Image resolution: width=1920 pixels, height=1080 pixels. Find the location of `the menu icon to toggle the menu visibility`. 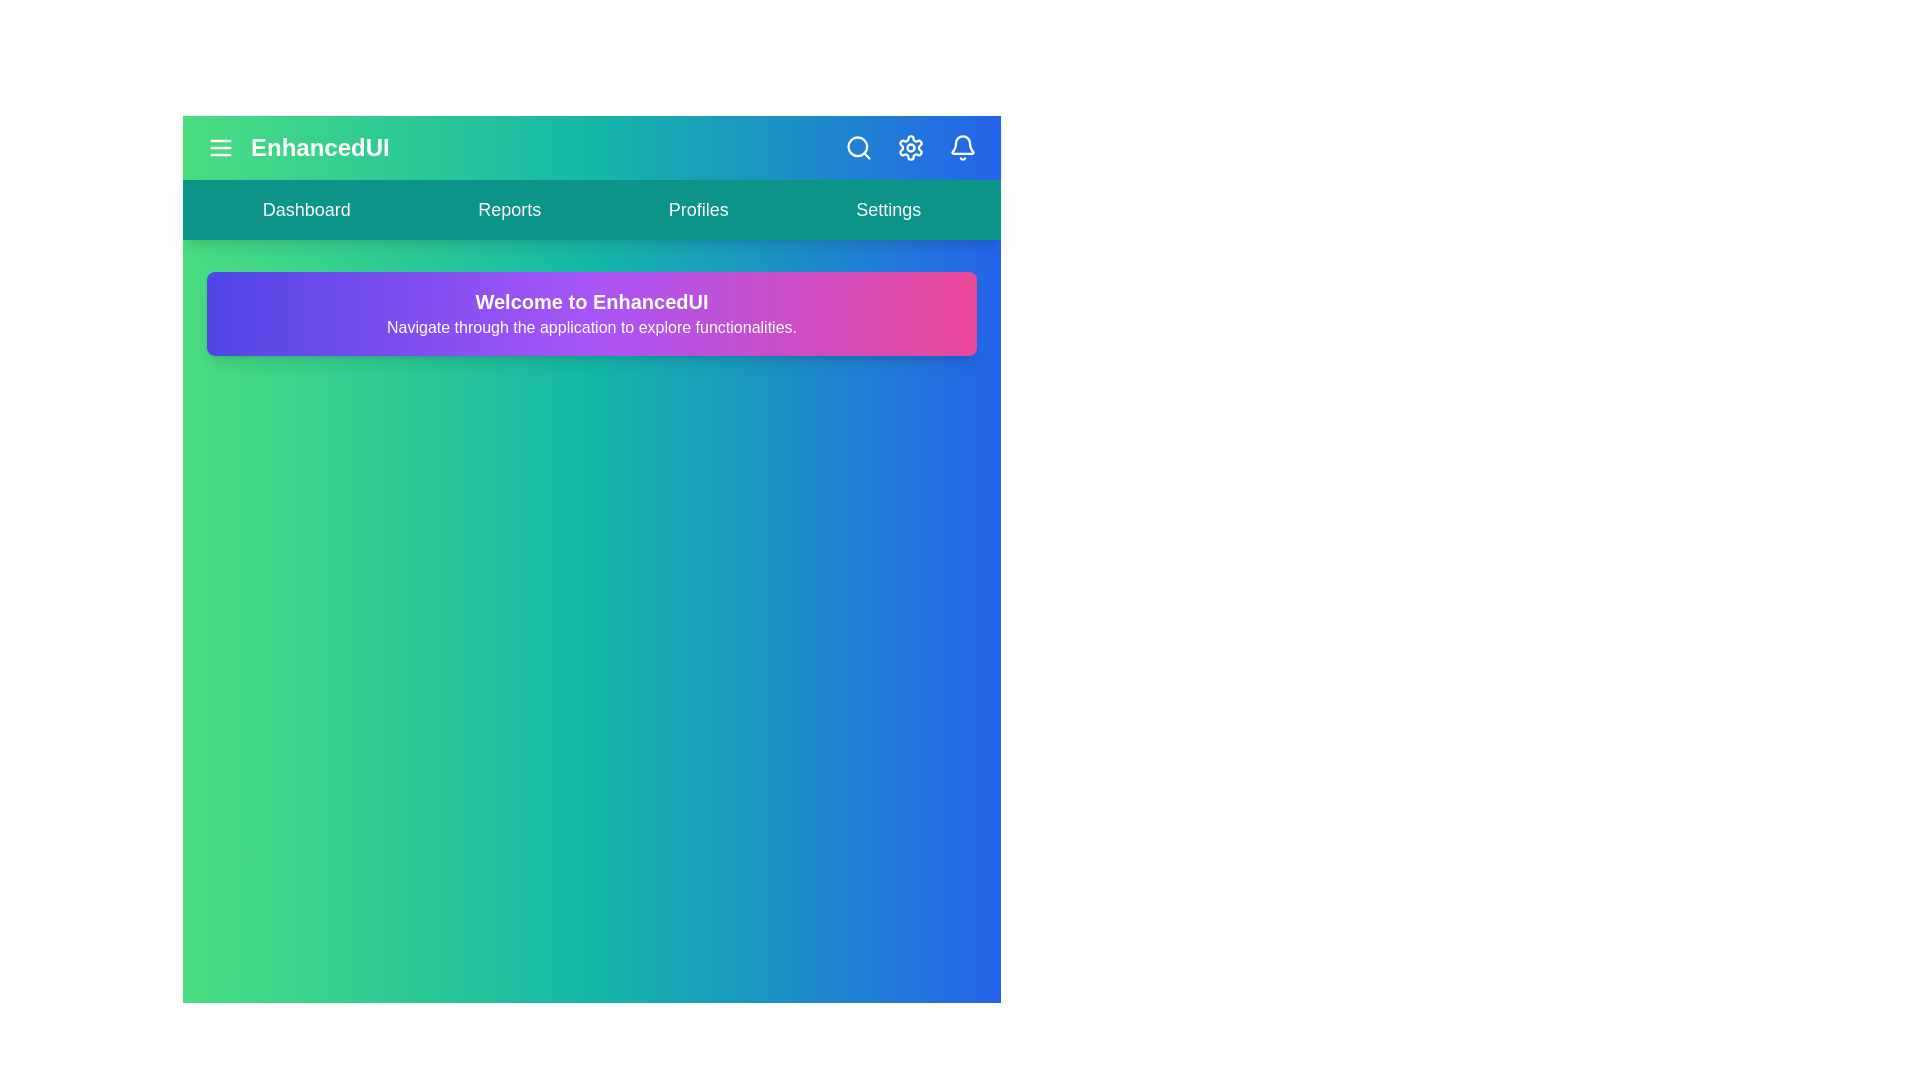

the menu icon to toggle the menu visibility is located at coordinates (220, 146).